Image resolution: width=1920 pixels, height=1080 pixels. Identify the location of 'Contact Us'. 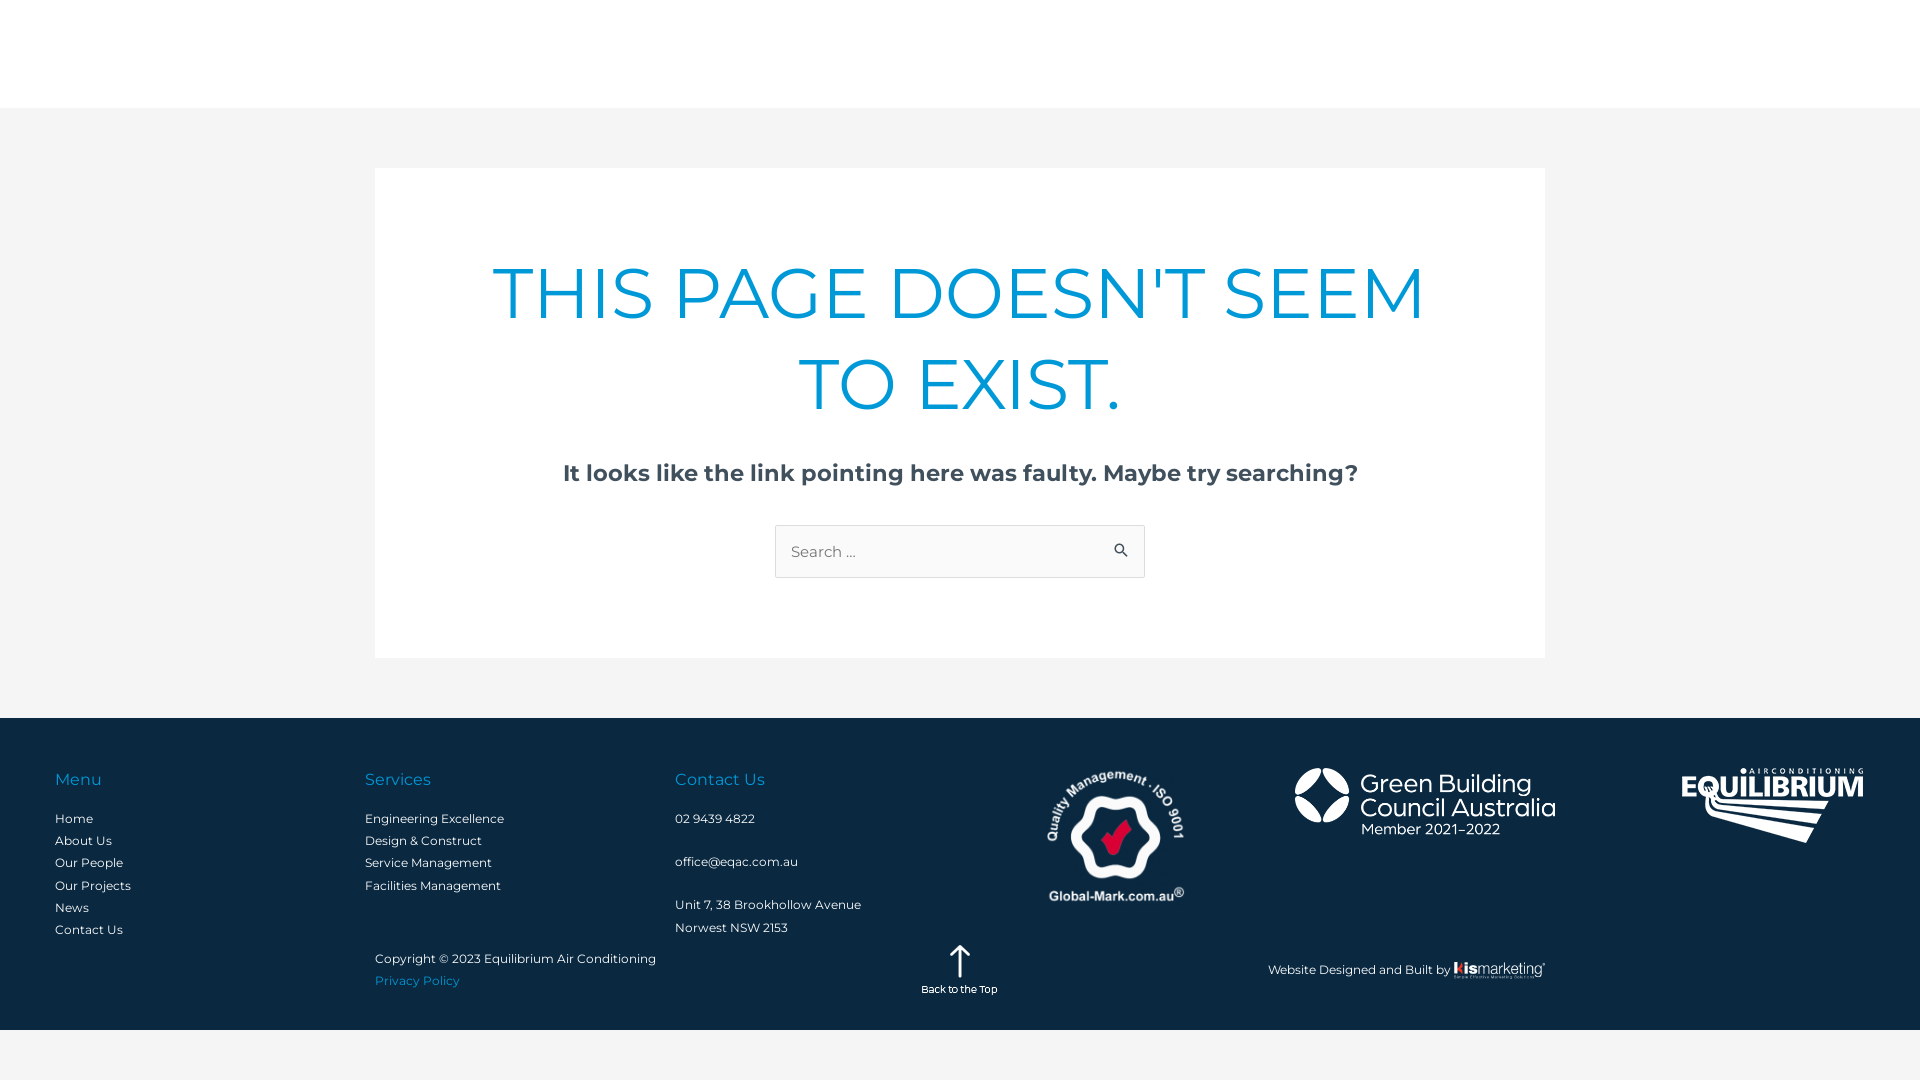
(88, 929).